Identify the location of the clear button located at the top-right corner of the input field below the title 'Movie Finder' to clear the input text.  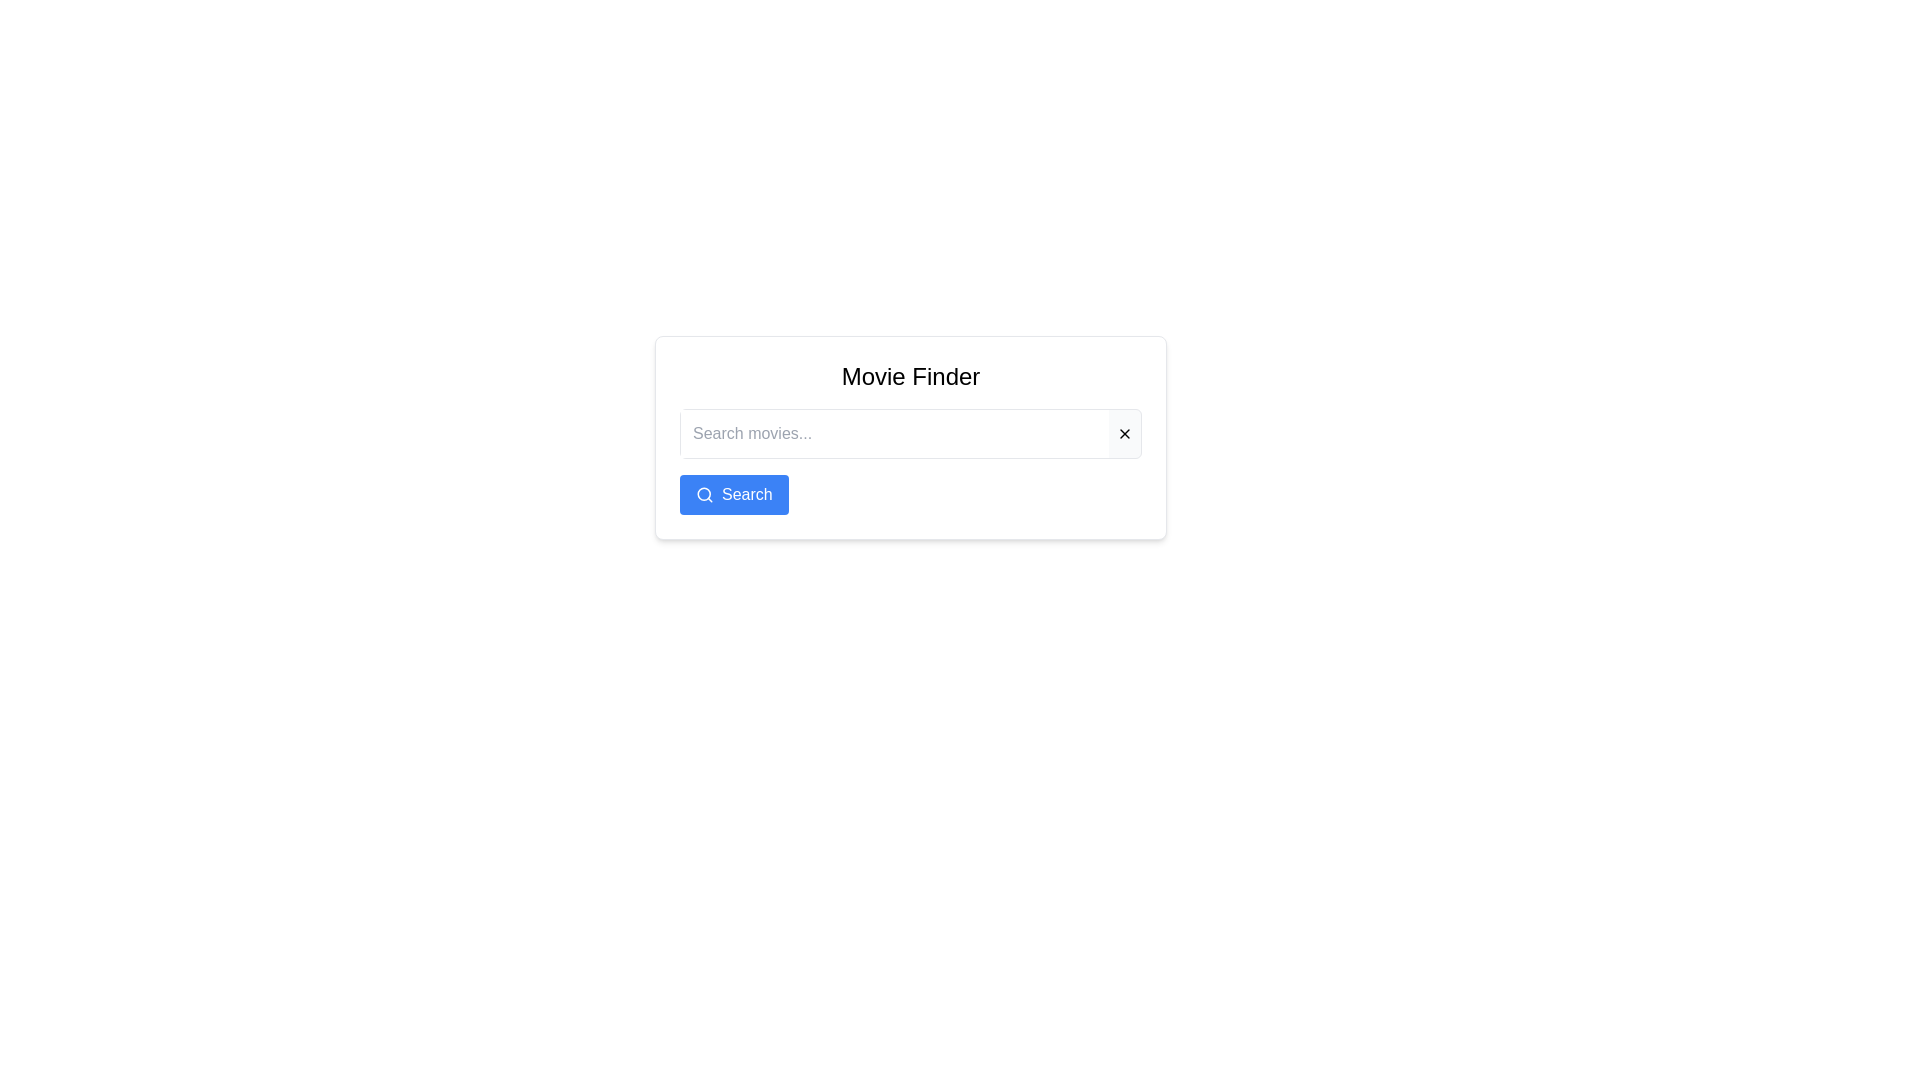
(1124, 433).